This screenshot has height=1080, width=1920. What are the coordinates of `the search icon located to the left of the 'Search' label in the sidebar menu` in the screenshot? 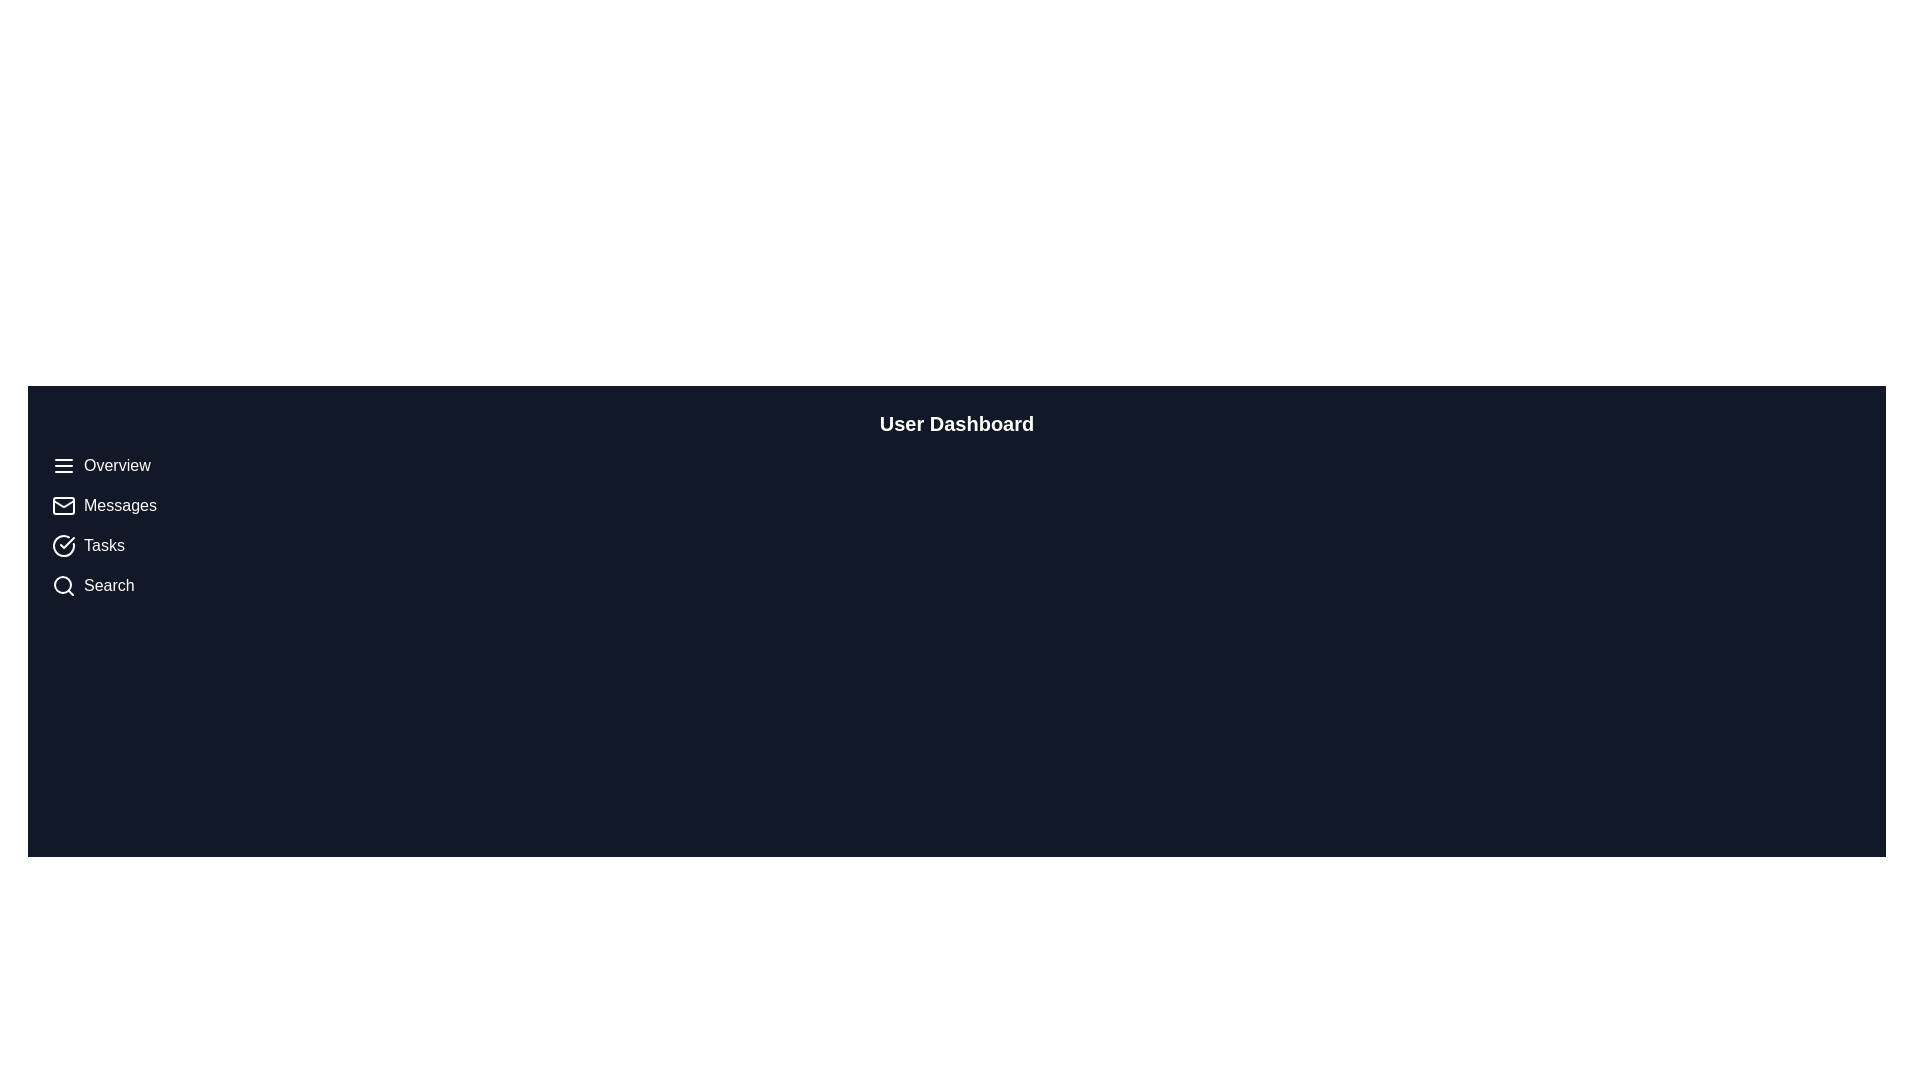 It's located at (63, 585).